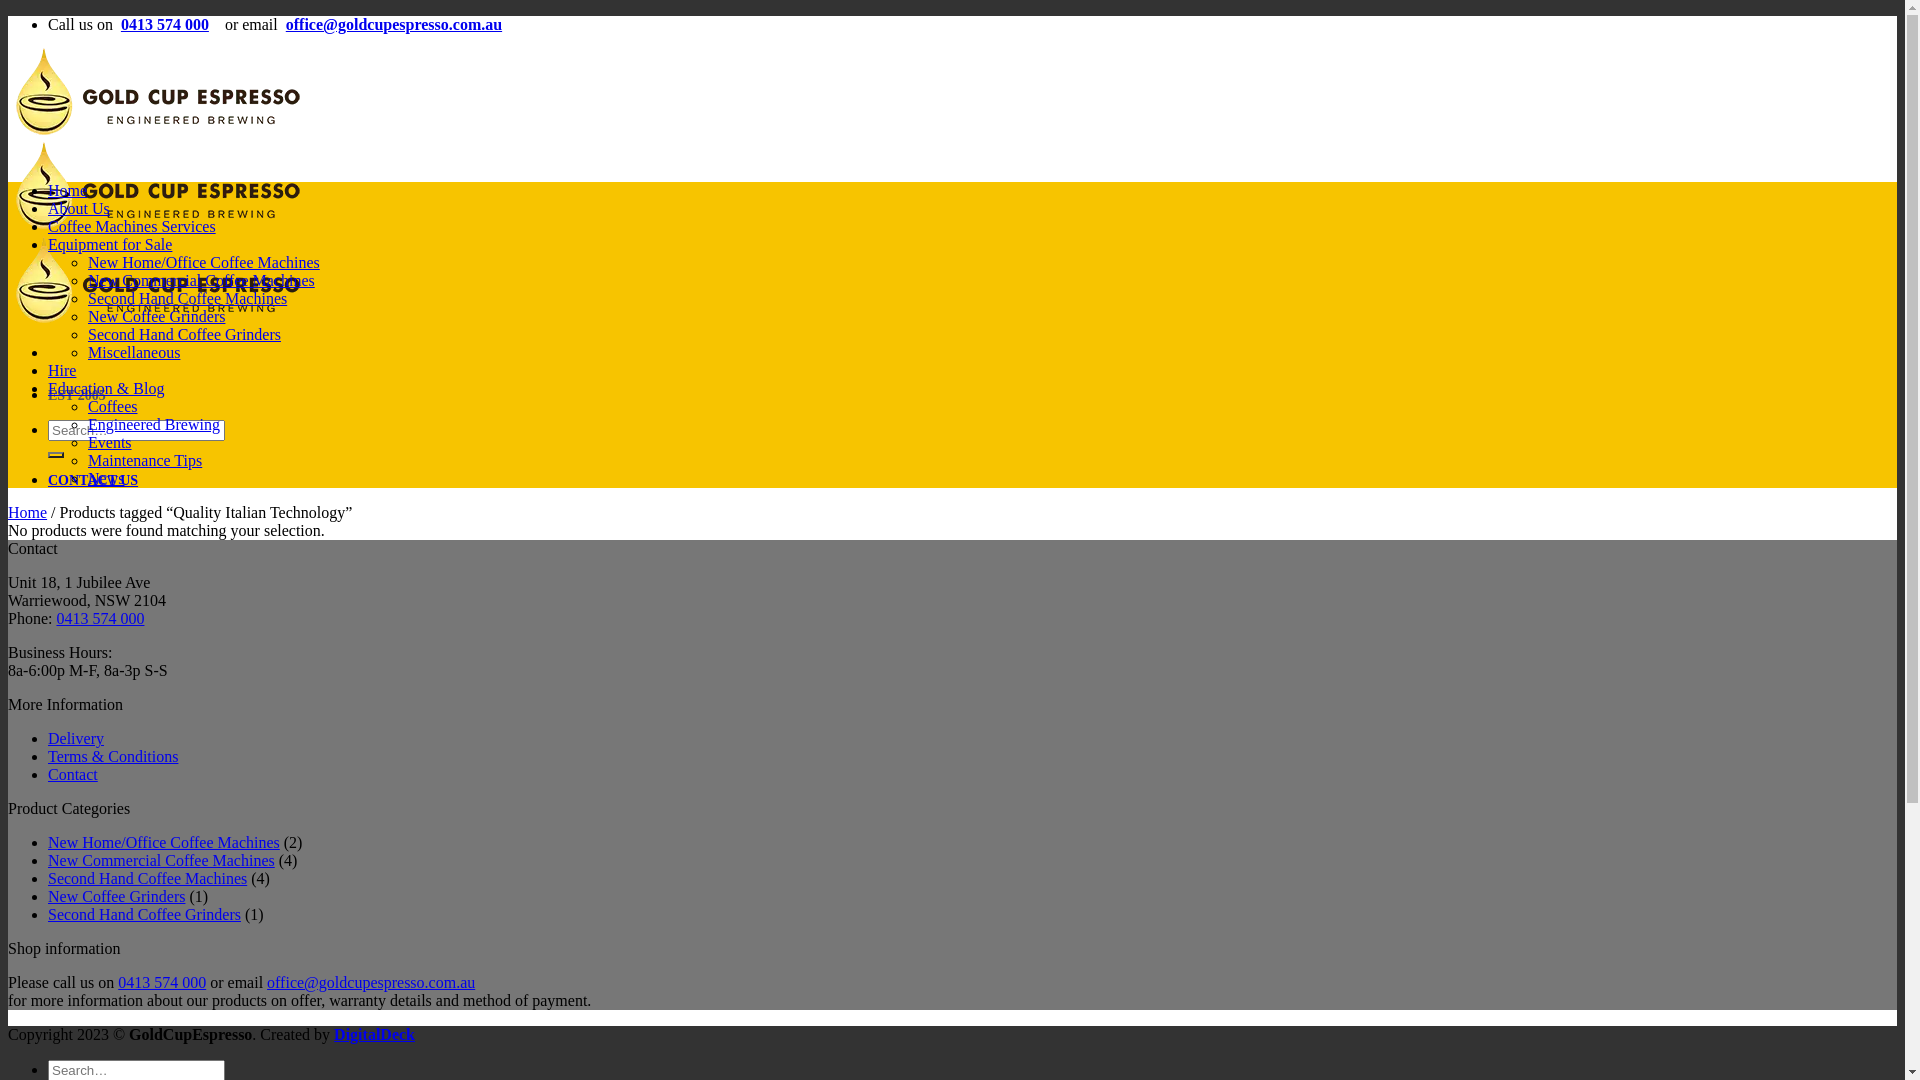 The image size is (1920, 1080). I want to click on 'Equipment for Sale', so click(48, 243).